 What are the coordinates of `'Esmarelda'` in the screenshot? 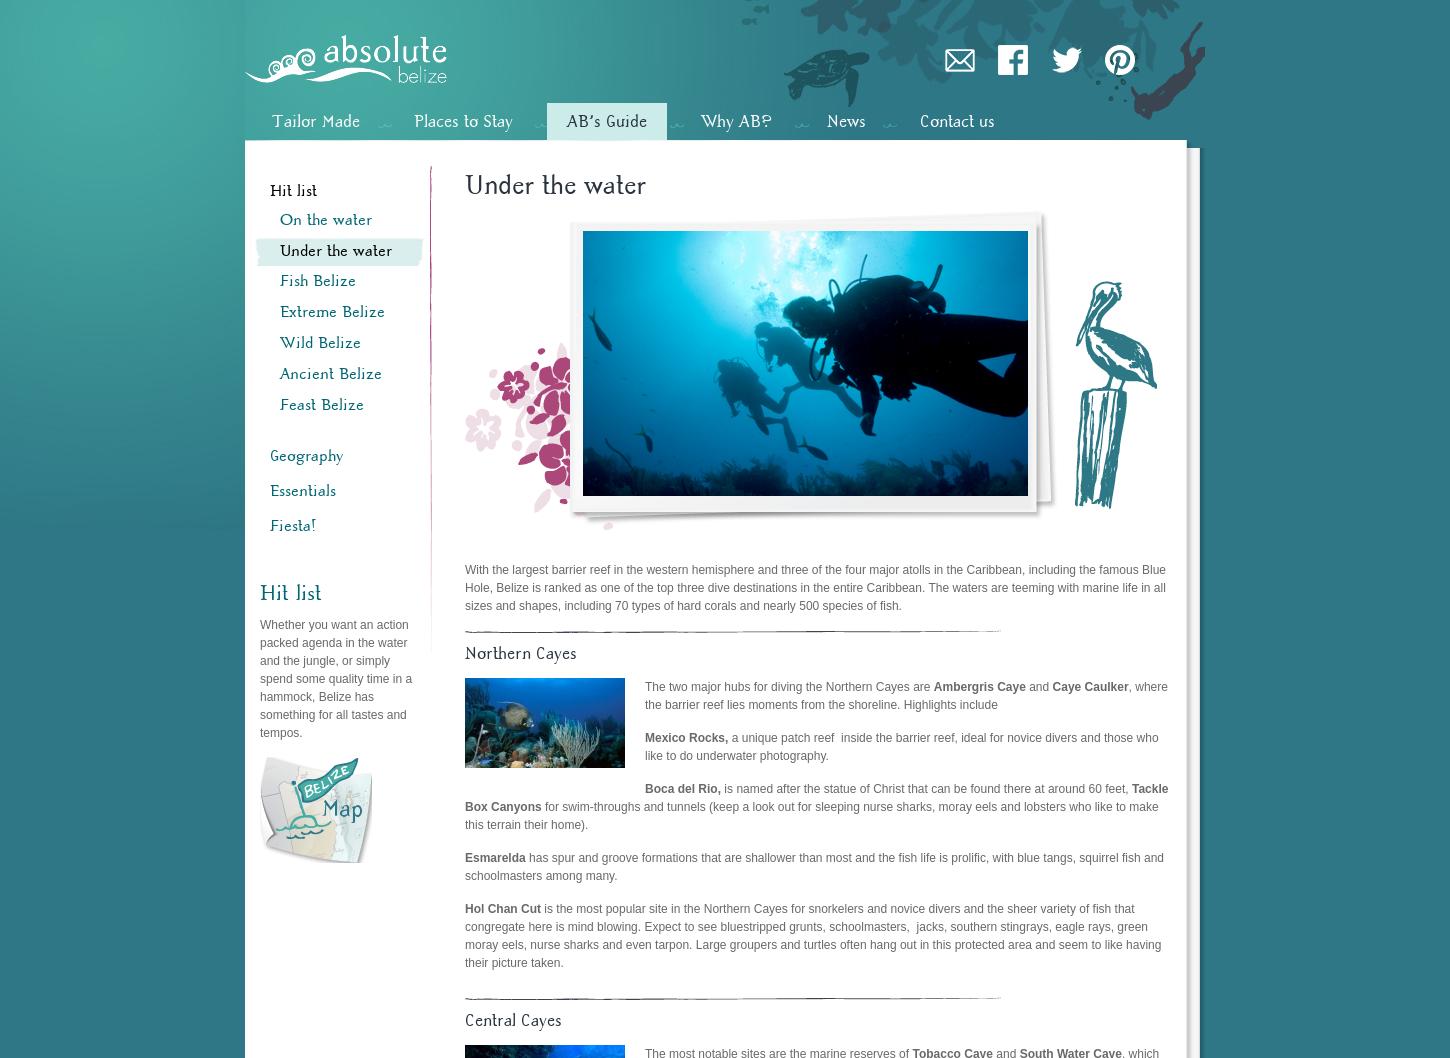 It's located at (495, 855).